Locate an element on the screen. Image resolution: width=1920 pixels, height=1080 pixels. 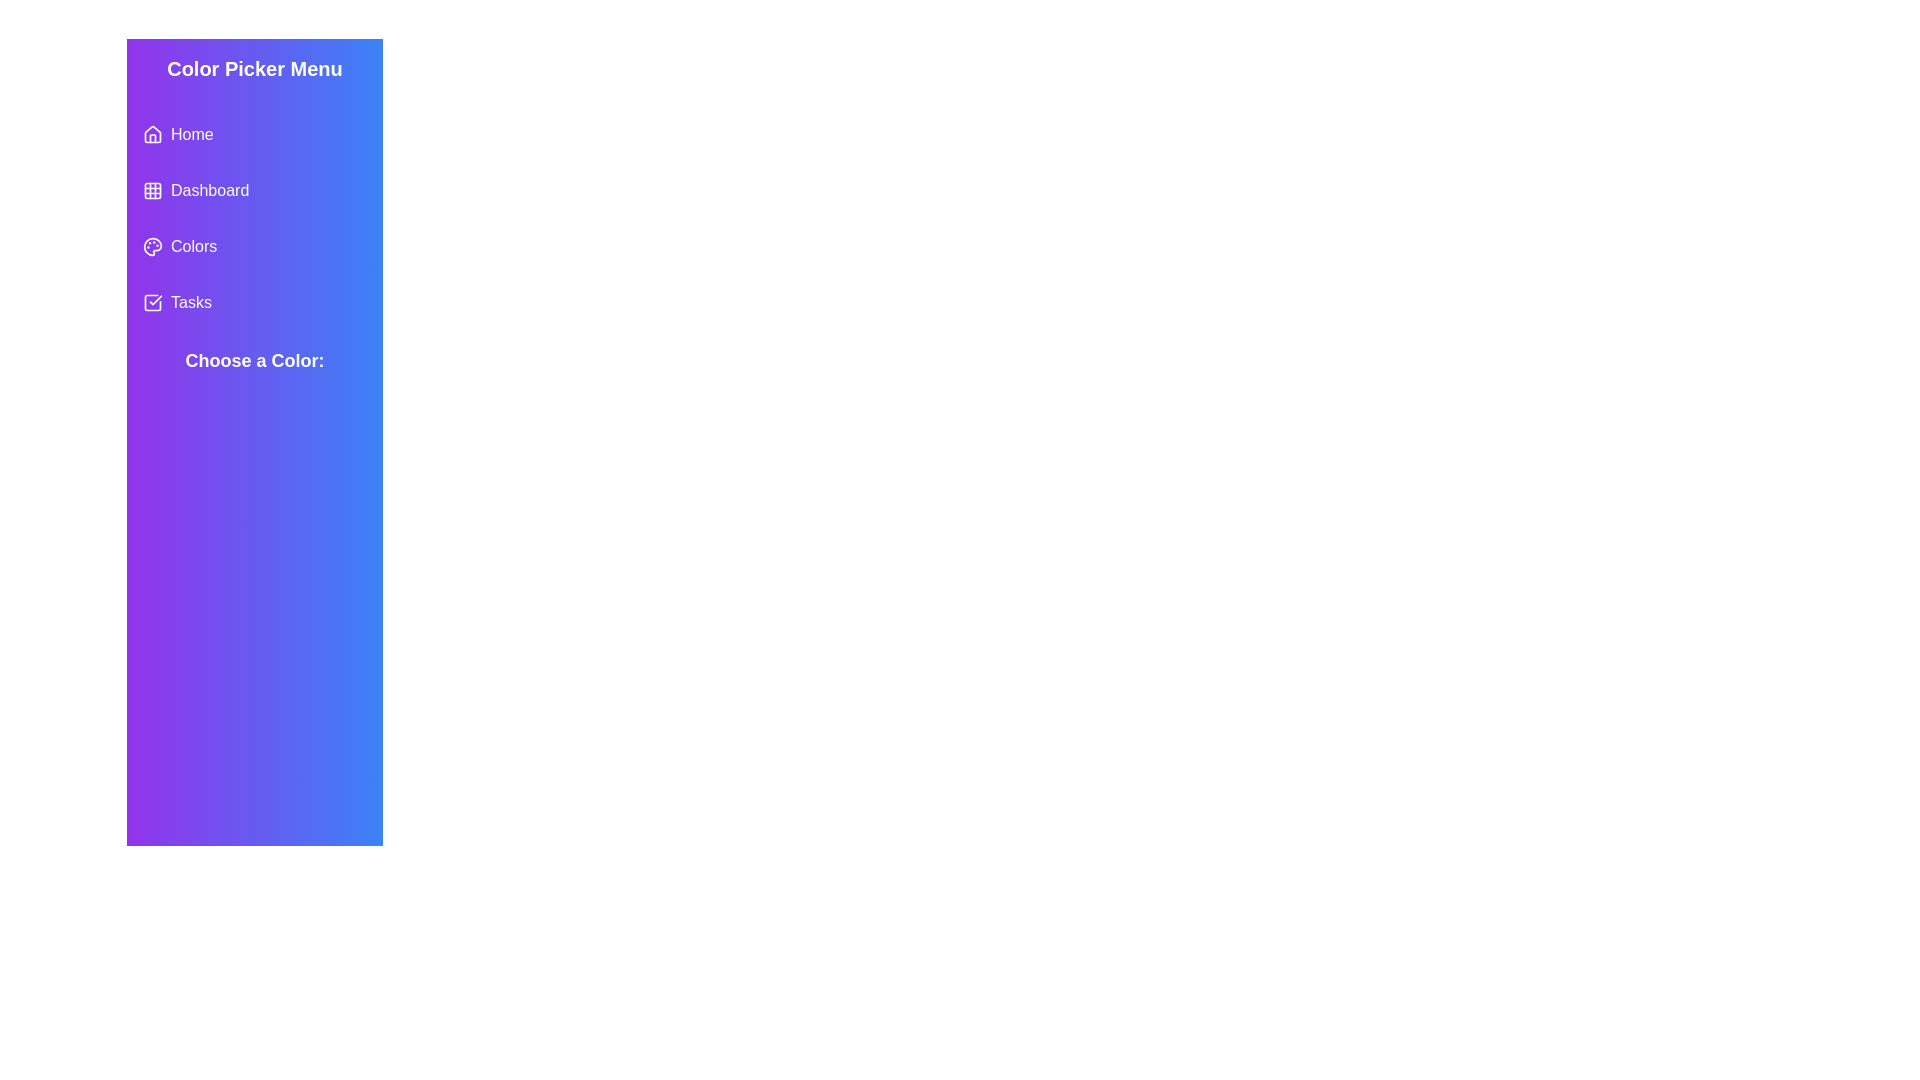
the circular indicator in the first row and second column of the grid layout, which serves as a color selection option is located at coordinates (240, 402).